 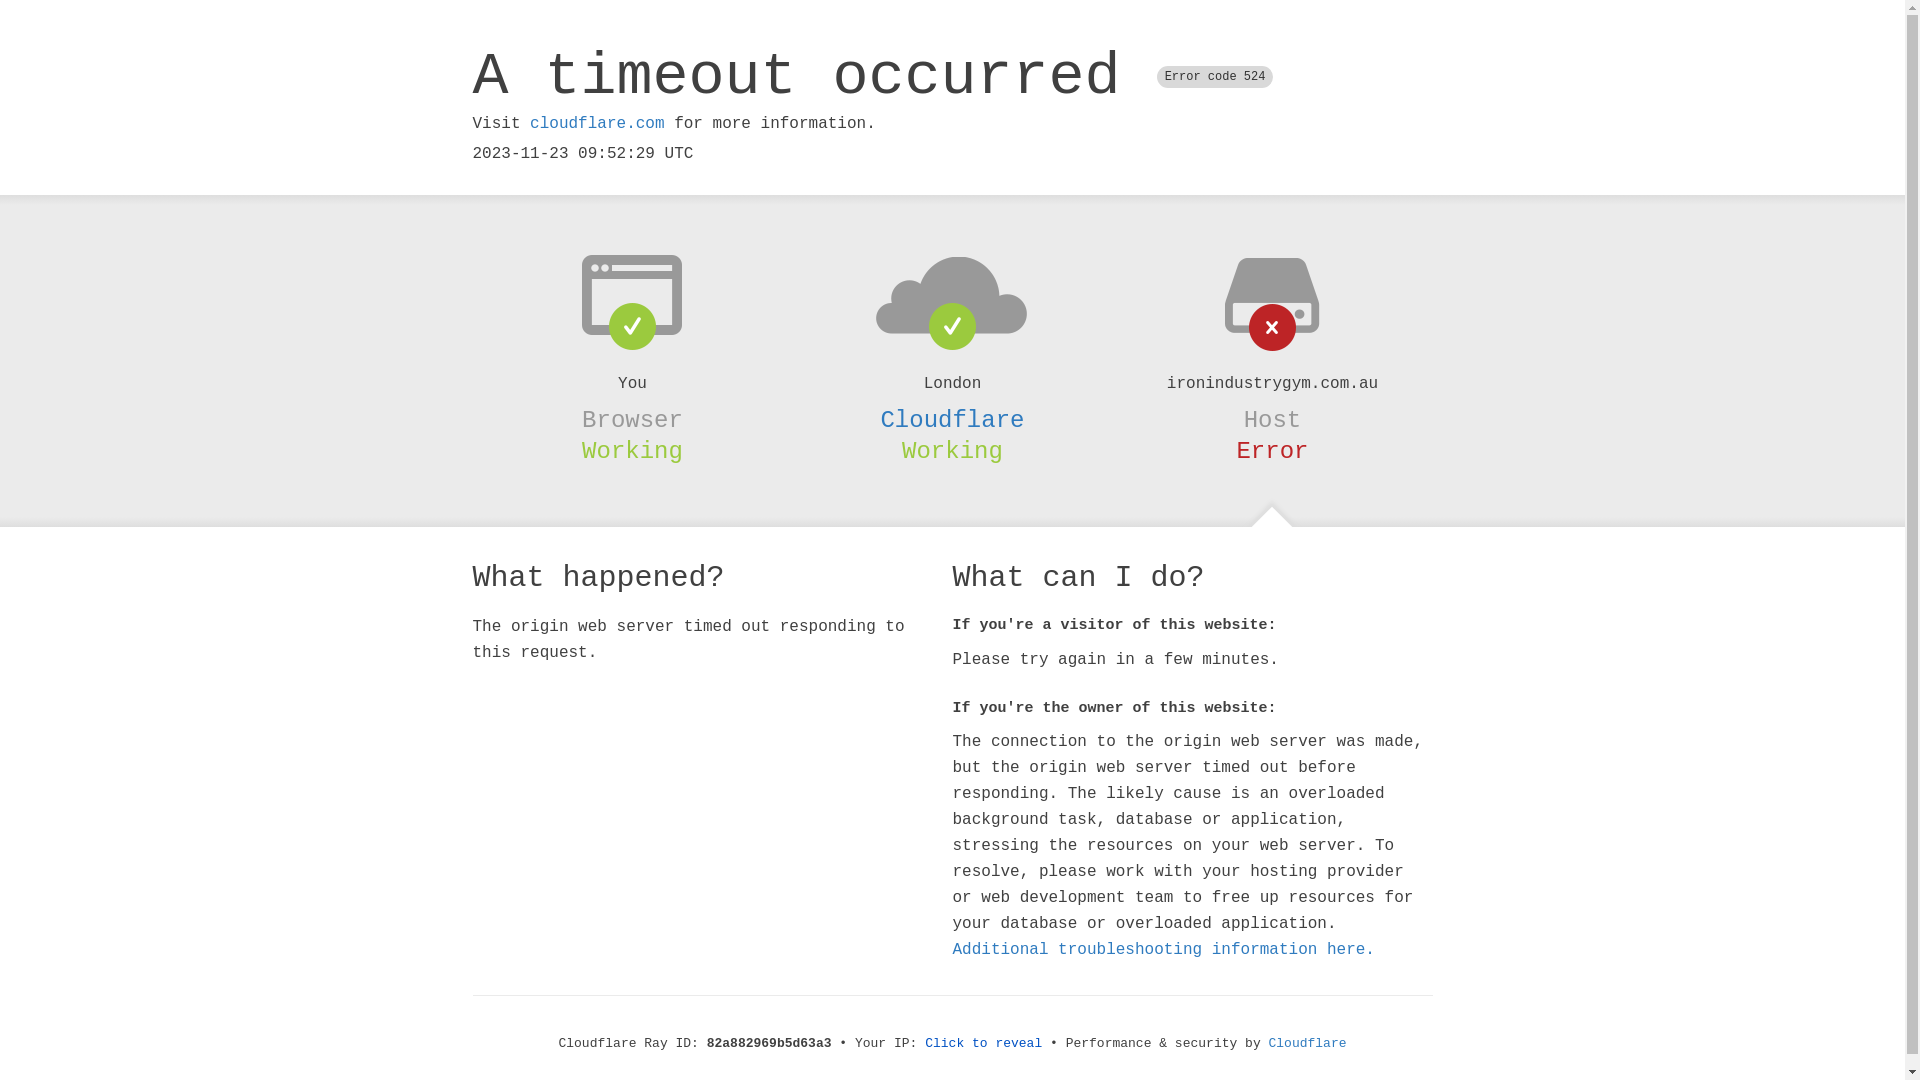 What do you see at coordinates (983, 1042) in the screenshot?
I see `'Click to reveal'` at bounding box center [983, 1042].